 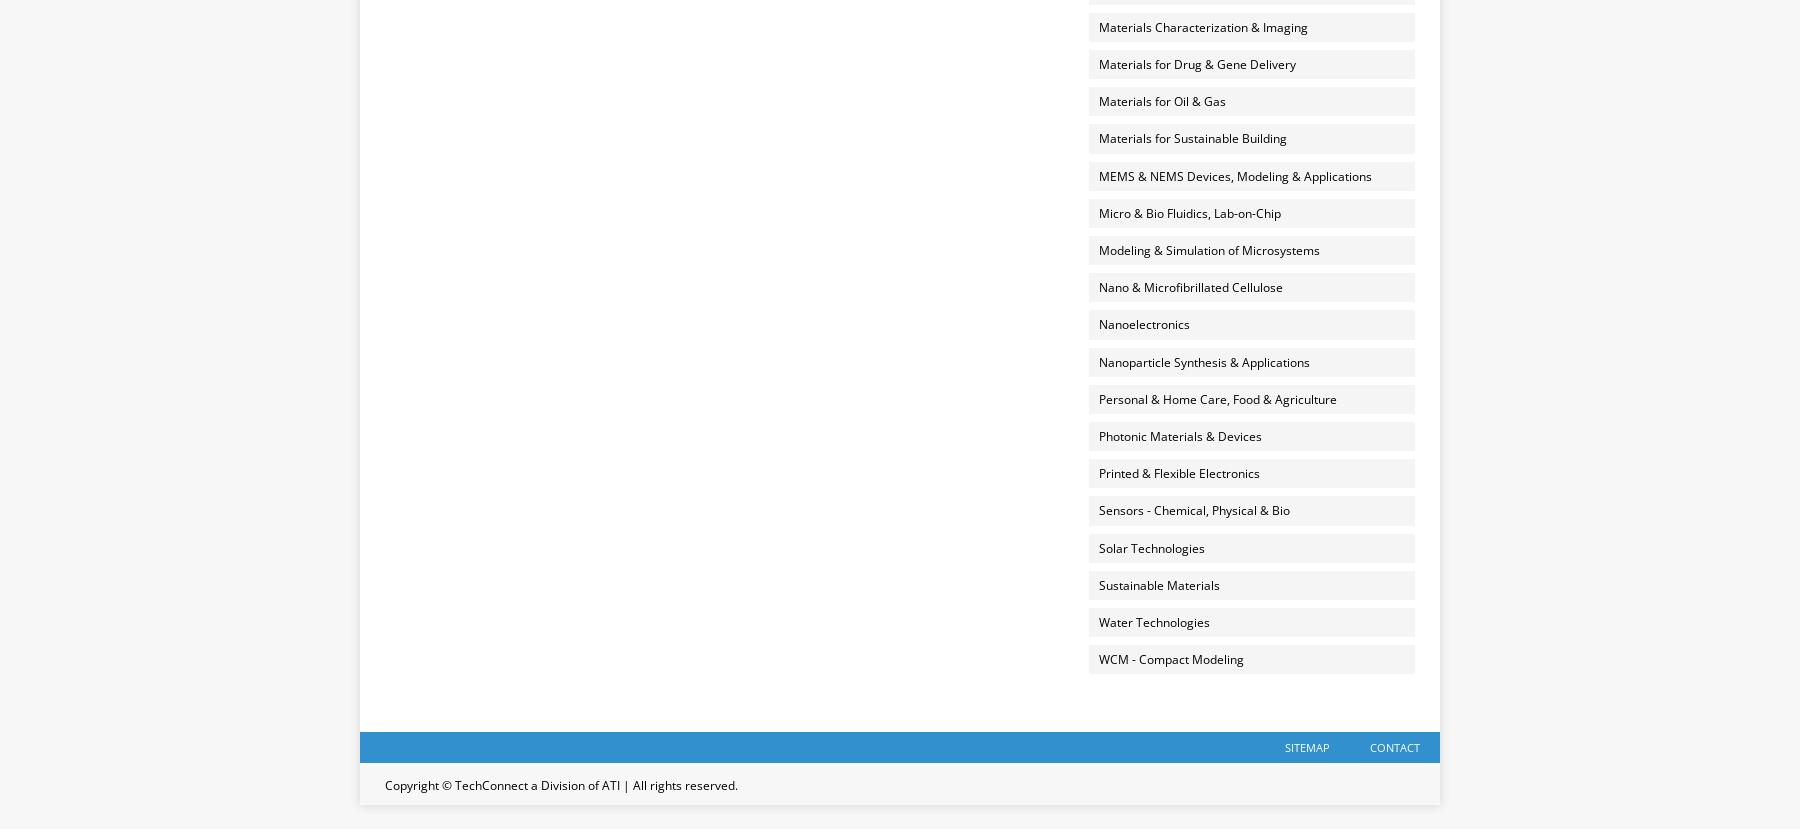 I want to click on 'Nanoelectronics', so click(x=1142, y=324).